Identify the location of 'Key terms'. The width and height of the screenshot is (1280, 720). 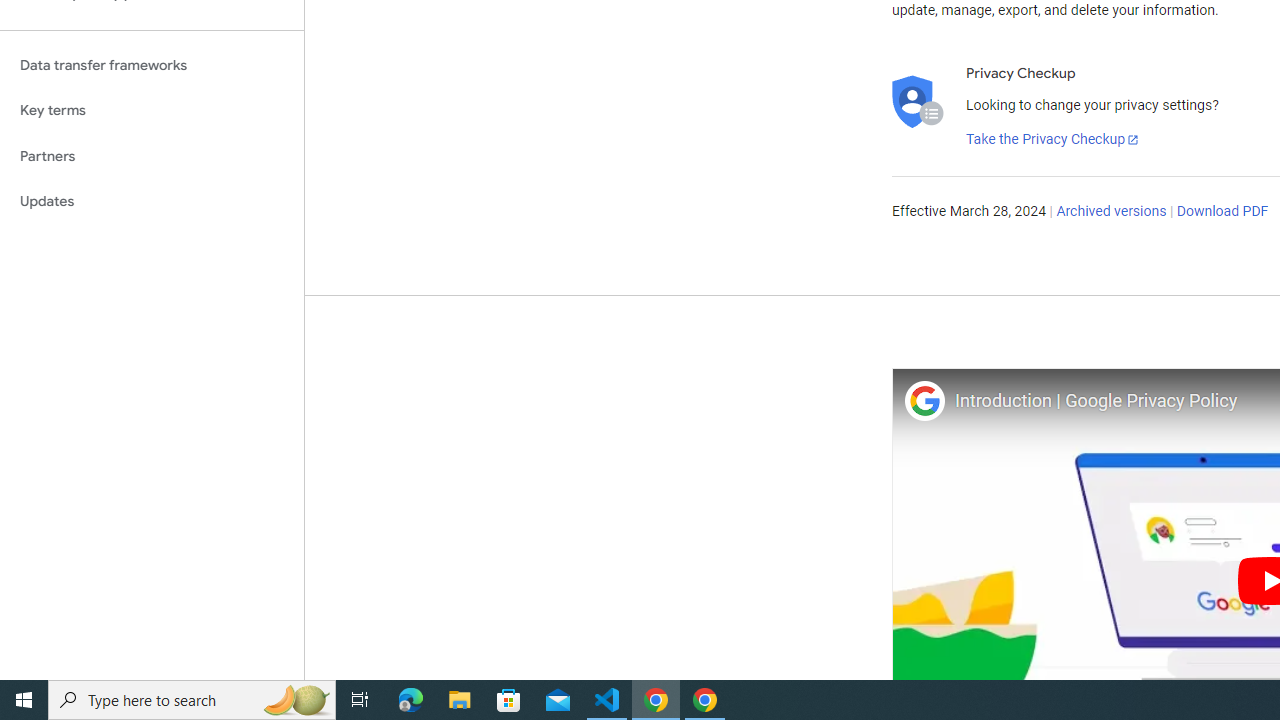
(151, 110).